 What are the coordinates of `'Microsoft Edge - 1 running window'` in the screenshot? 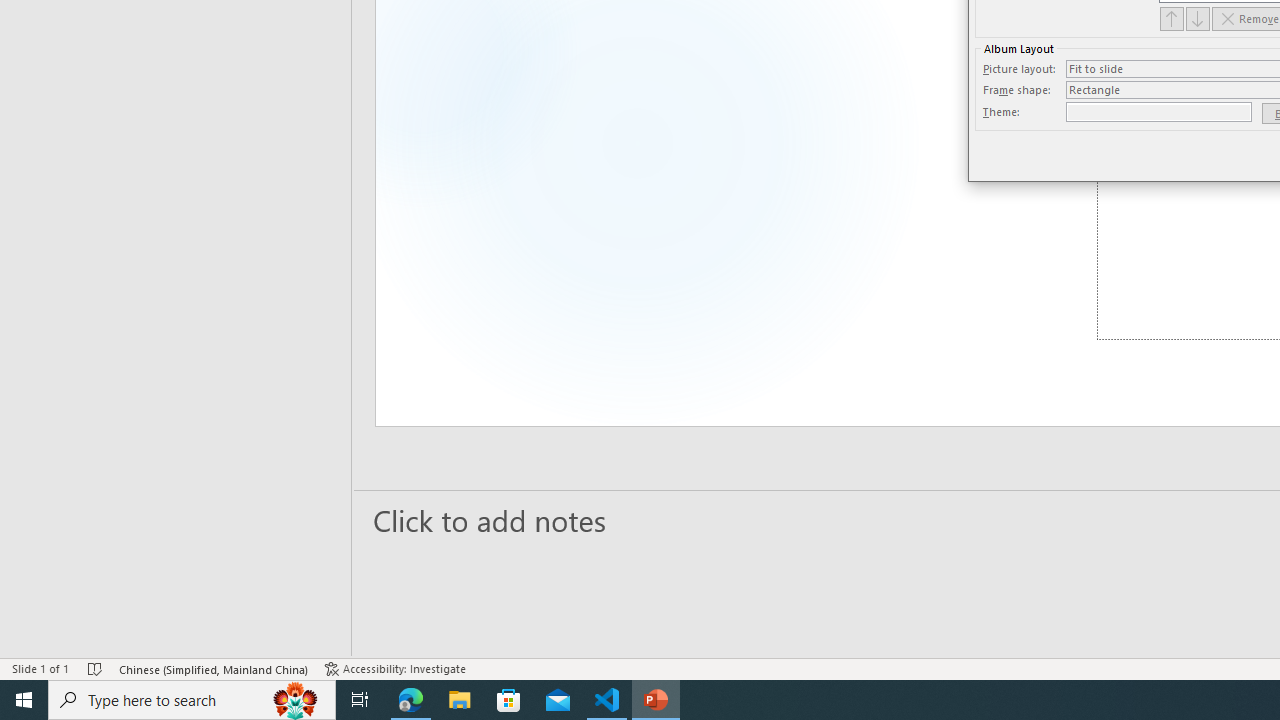 It's located at (410, 698).